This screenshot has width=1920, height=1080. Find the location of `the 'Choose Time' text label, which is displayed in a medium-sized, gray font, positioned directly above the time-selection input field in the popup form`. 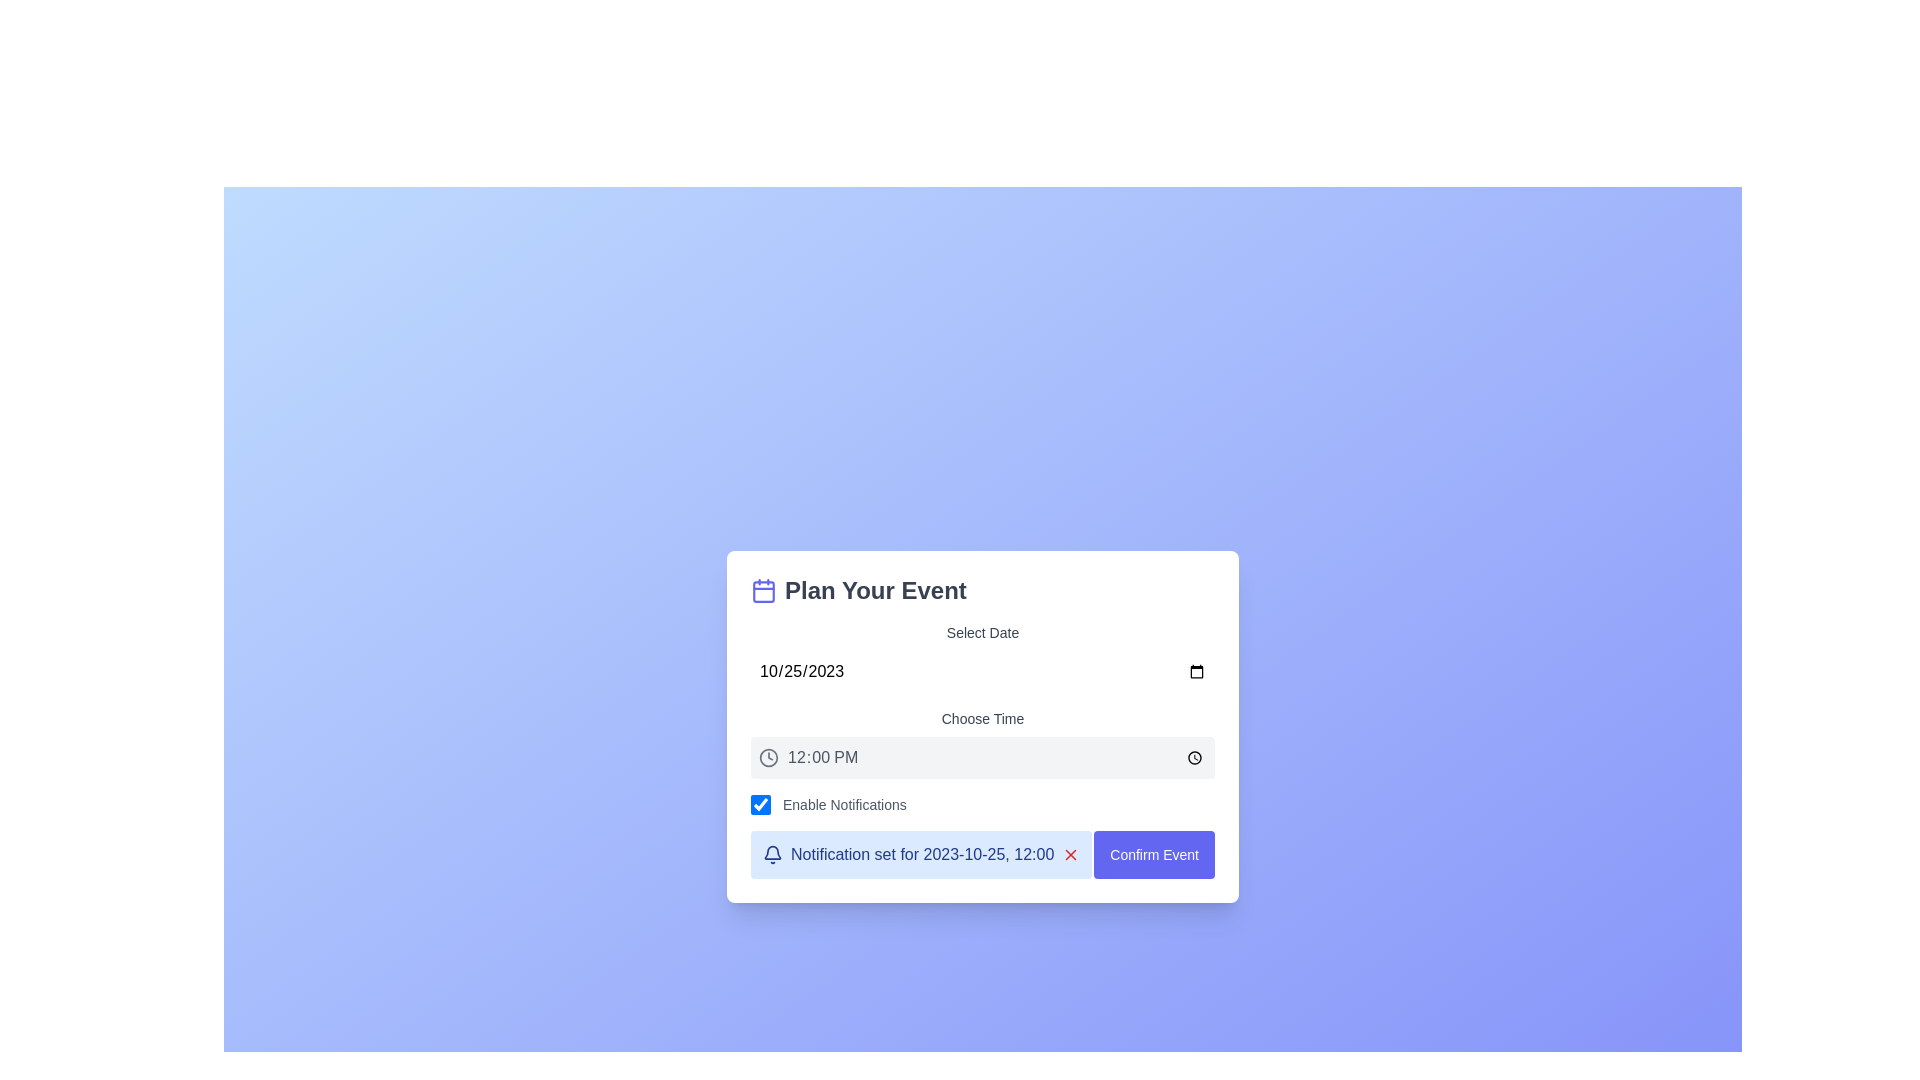

the 'Choose Time' text label, which is displayed in a medium-sized, gray font, positioned directly above the time-selection input field in the popup form is located at coordinates (983, 717).